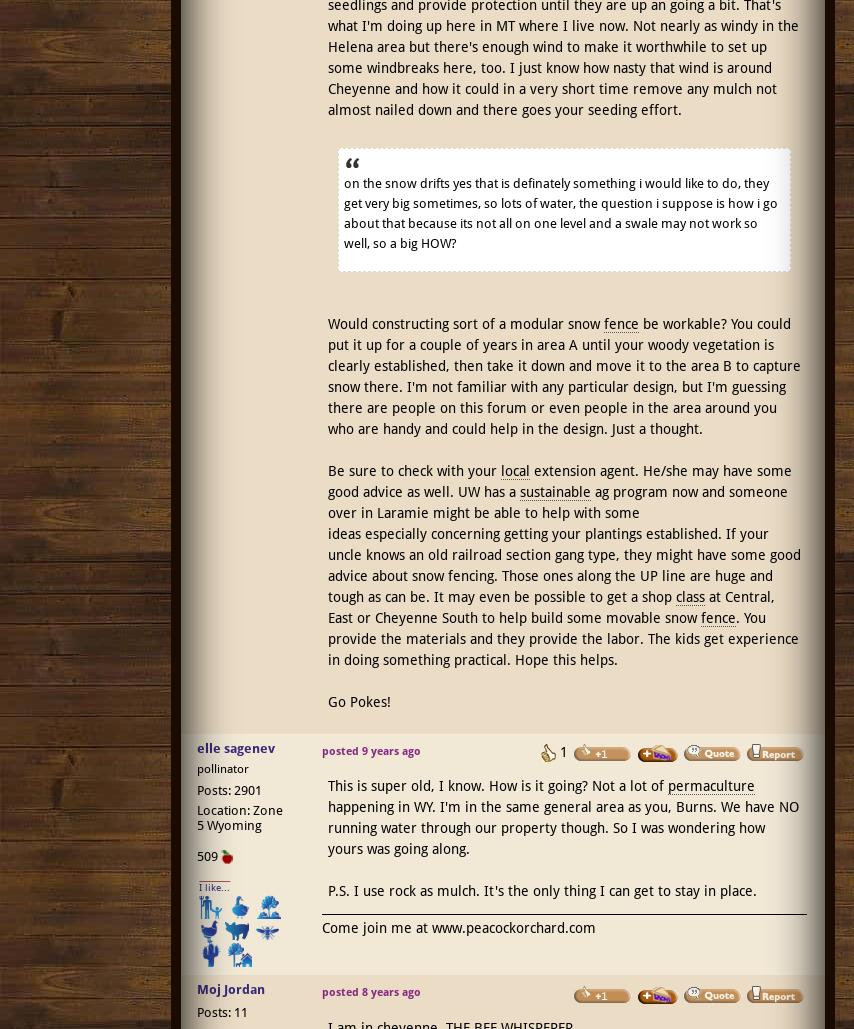 The height and width of the screenshot is (1029, 854). Describe the element at coordinates (228, 790) in the screenshot. I see `'Posts: 2901'` at that location.